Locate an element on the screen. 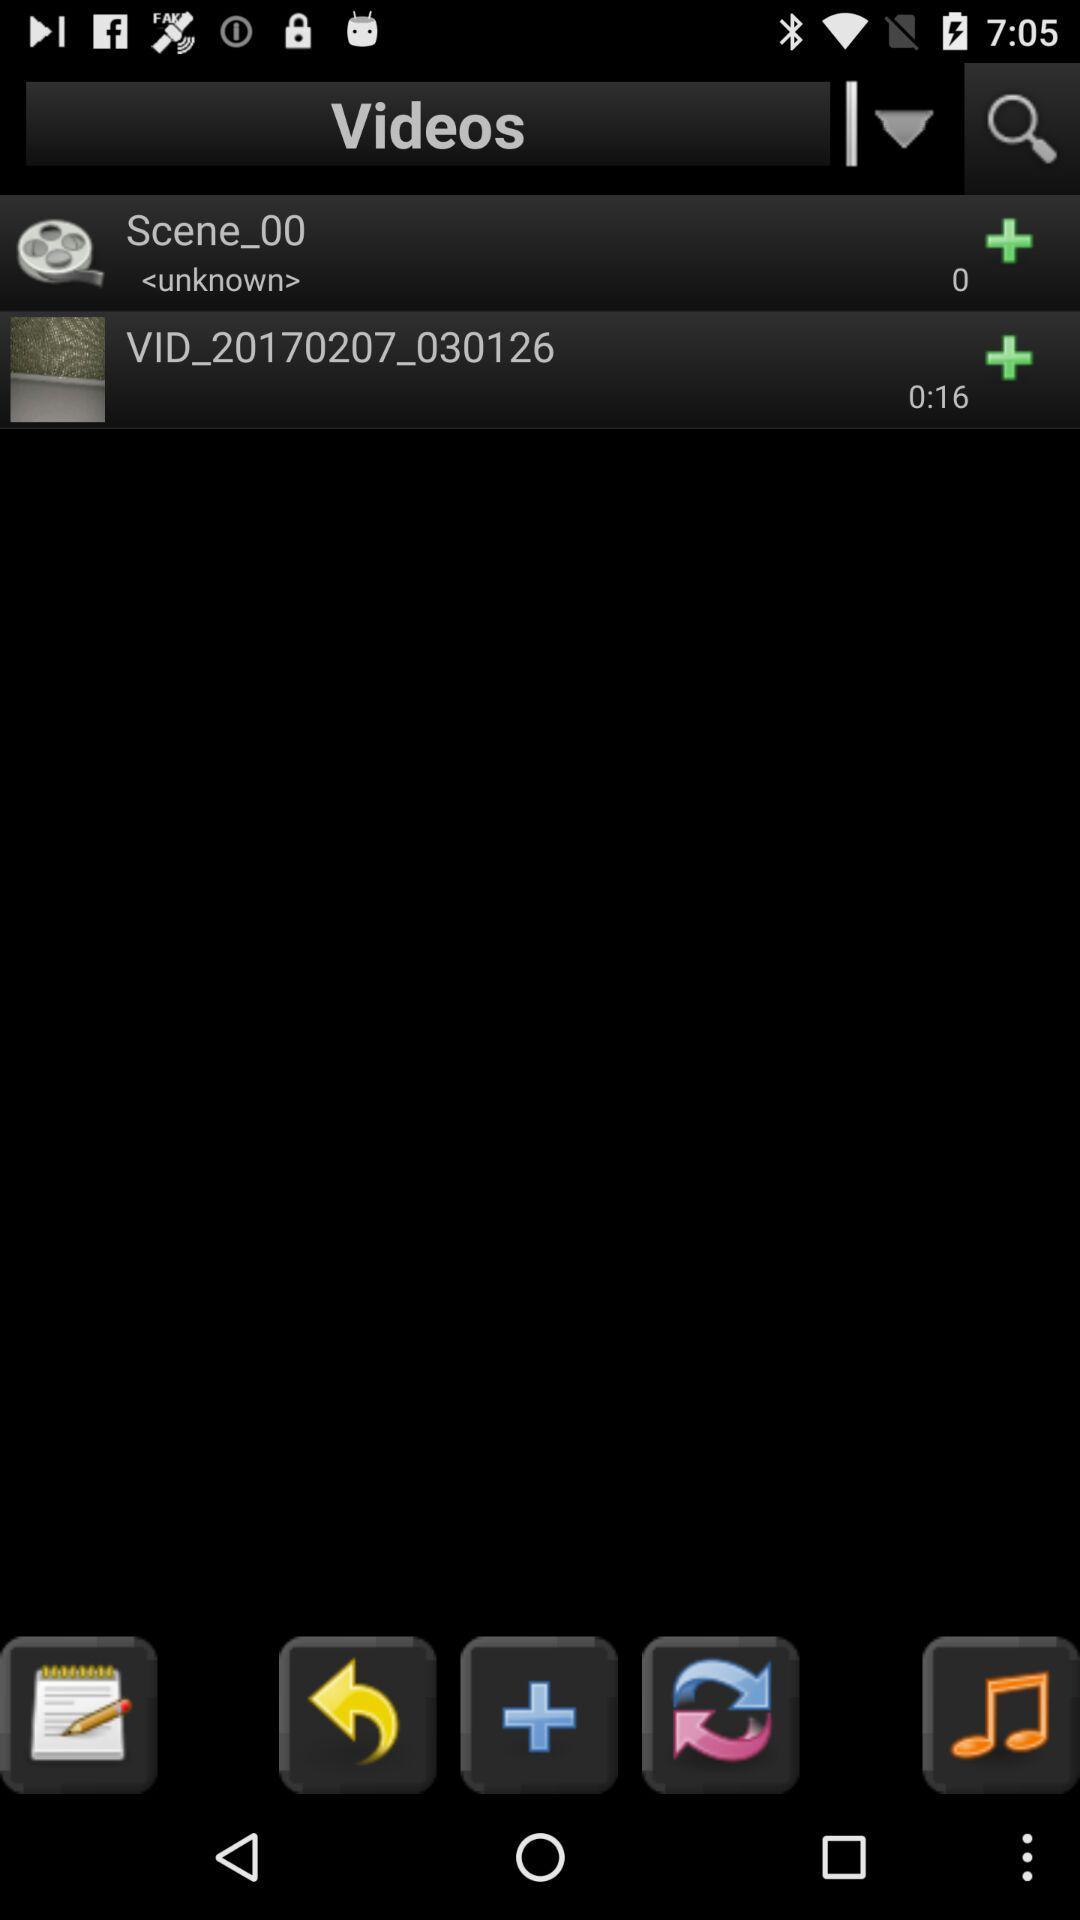  symbol beside 016 is located at coordinates (1022, 369).